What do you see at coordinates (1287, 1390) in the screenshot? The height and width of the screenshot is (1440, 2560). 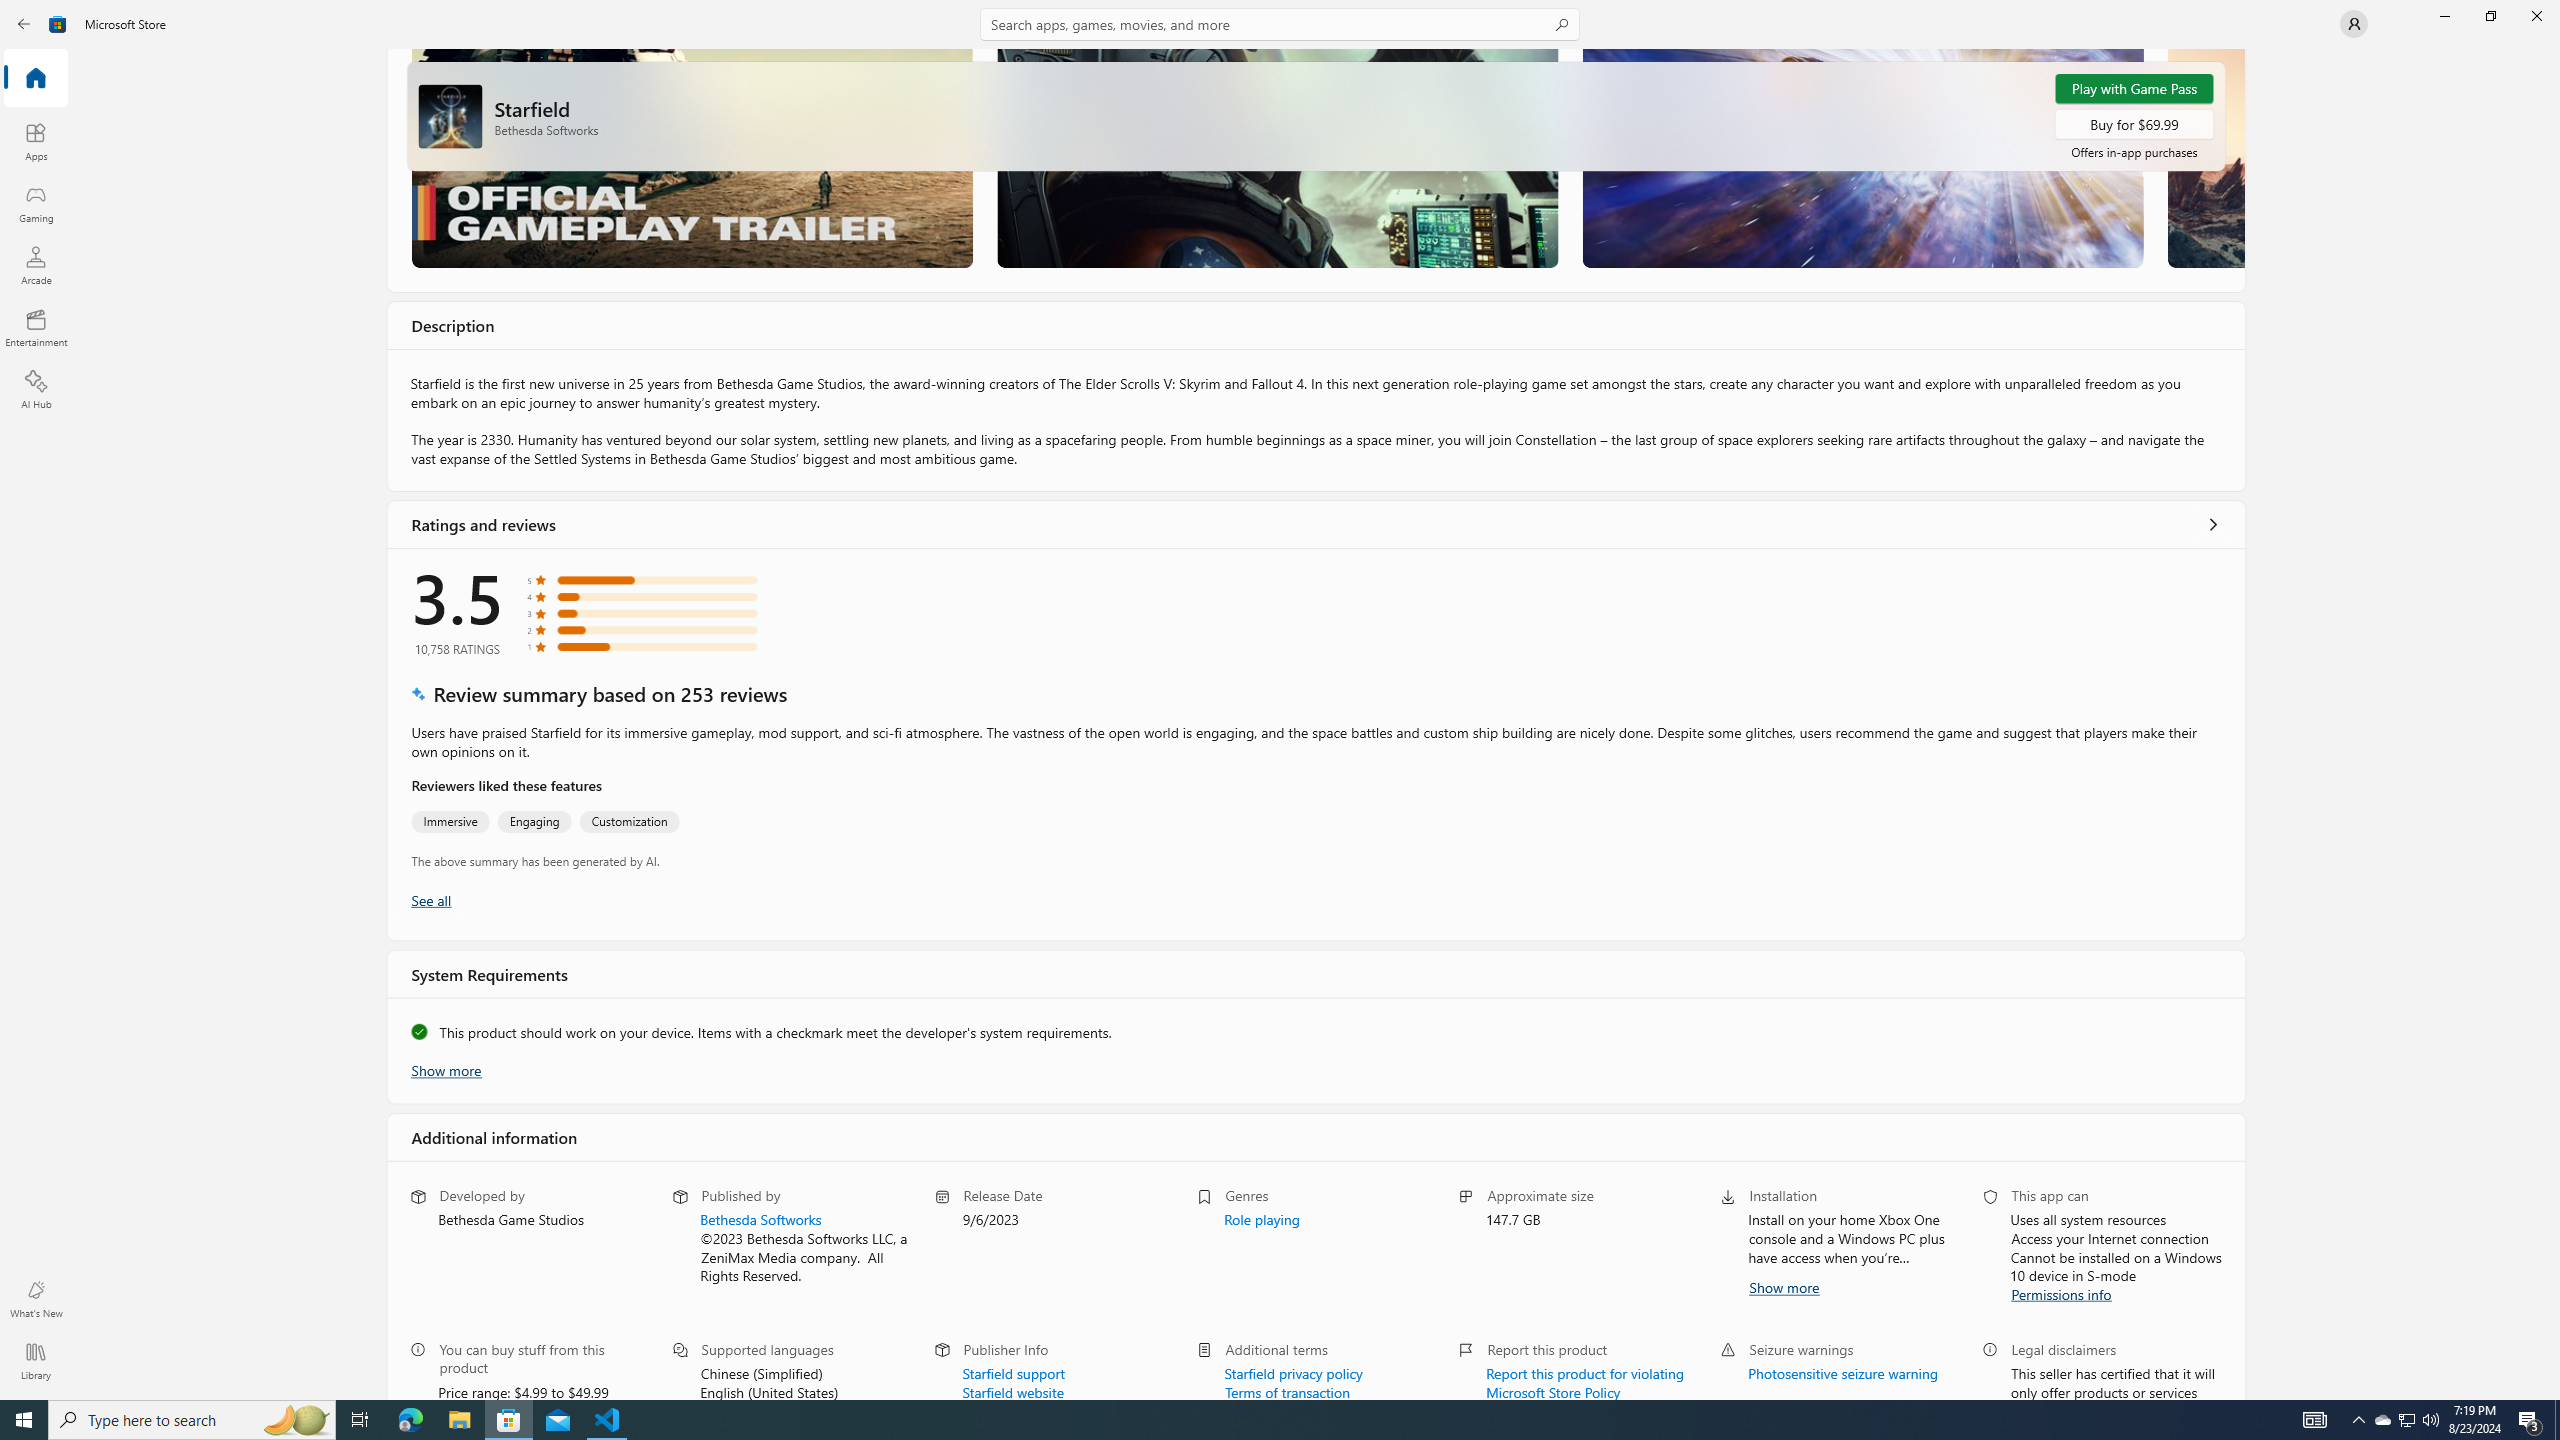 I see `'Terms of transaction'` at bounding box center [1287, 1390].